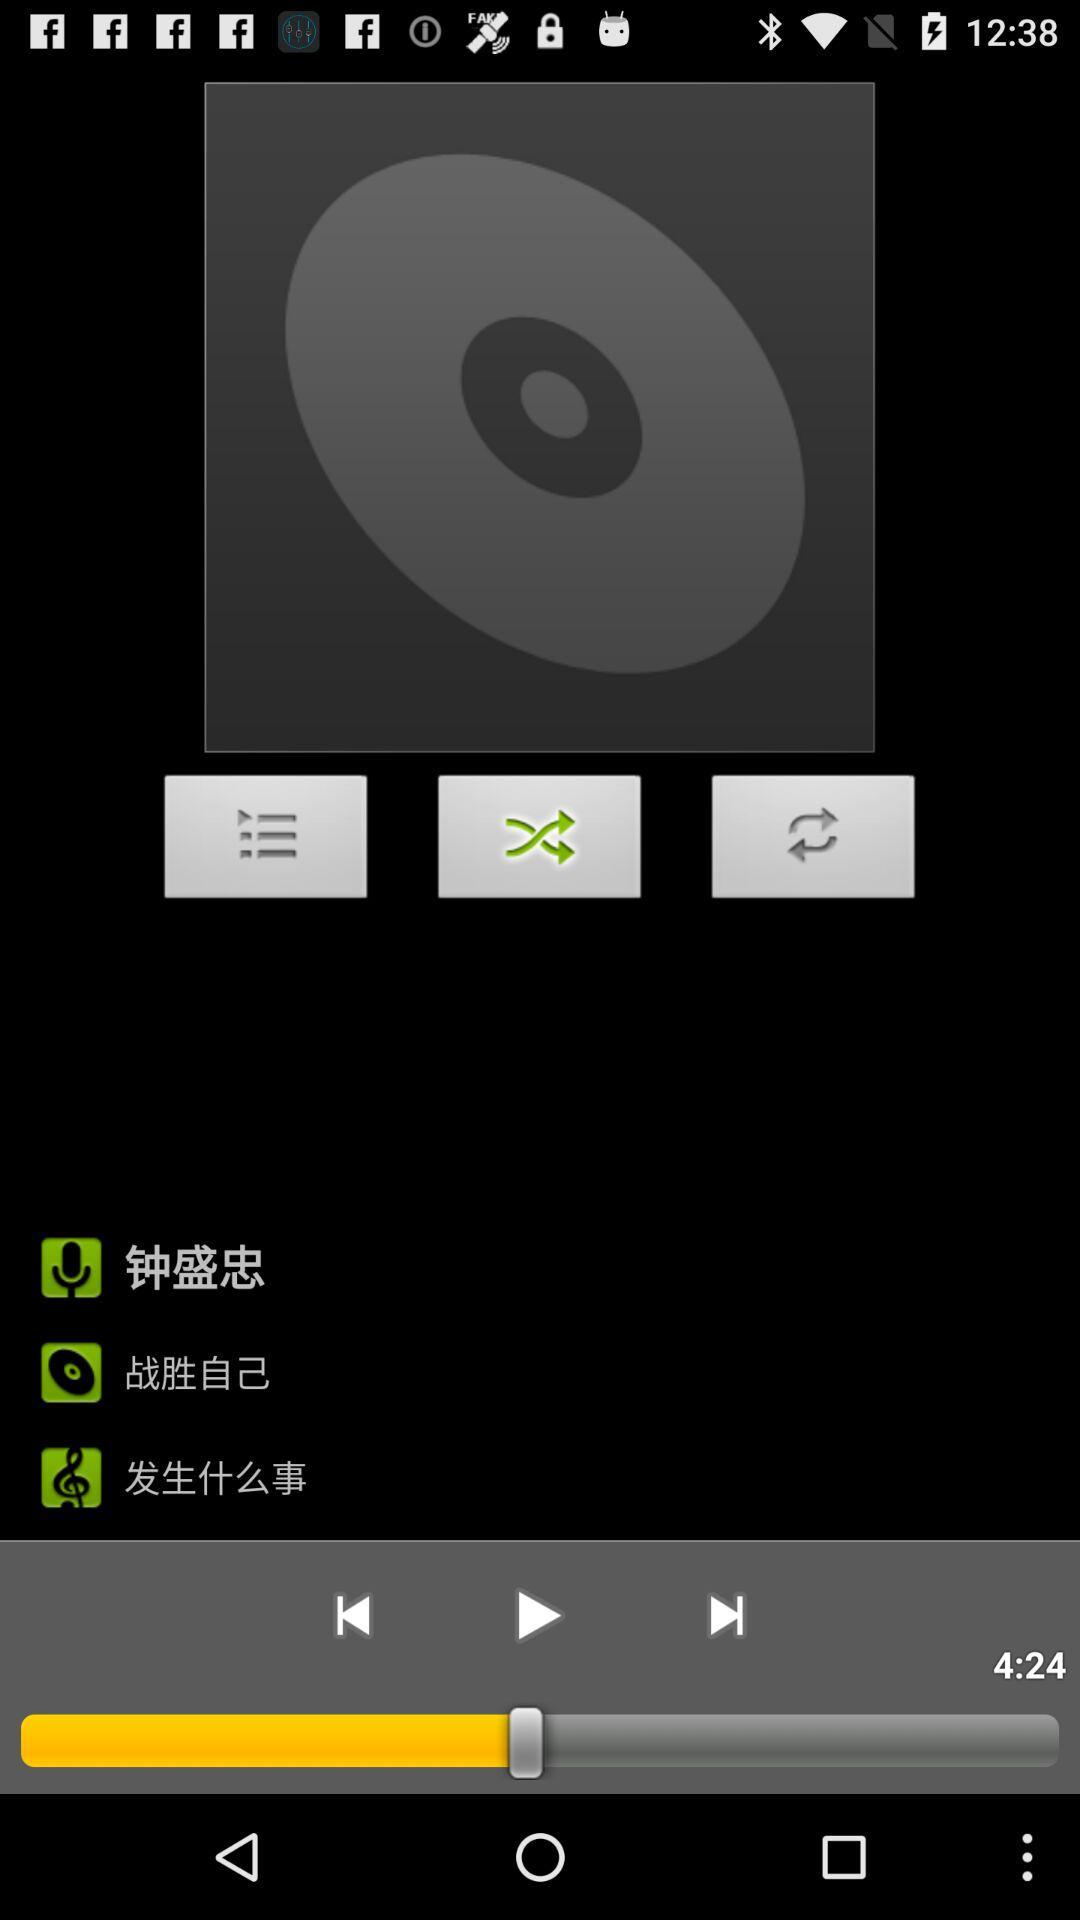  I want to click on the app next to the 4:24 app, so click(726, 1615).